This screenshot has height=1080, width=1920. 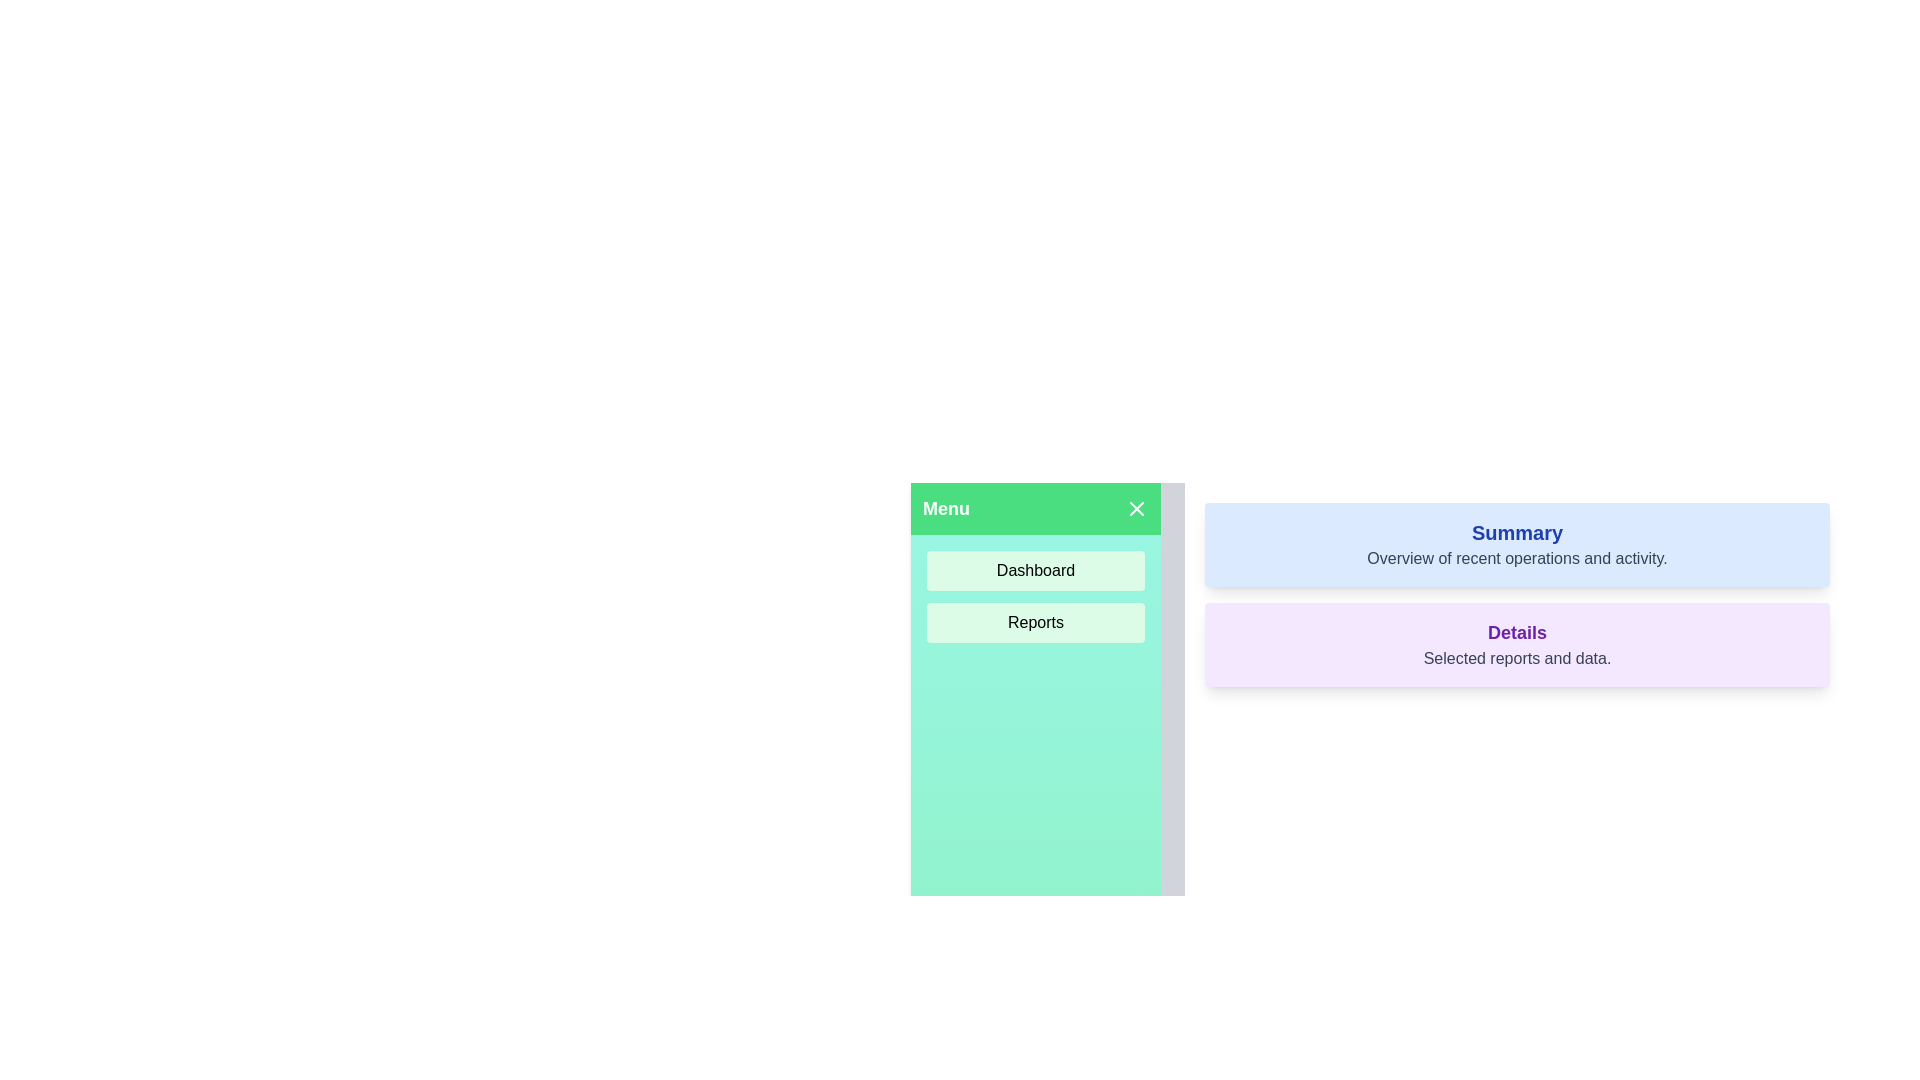 What do you see at coordinates (1137, 508) in the screenshot?
I see `the 'X' icon styled in a minimalistic manner, located in the top-right corner of the green header bar labeled 'Menu'` at bounding box center [1137, 508].